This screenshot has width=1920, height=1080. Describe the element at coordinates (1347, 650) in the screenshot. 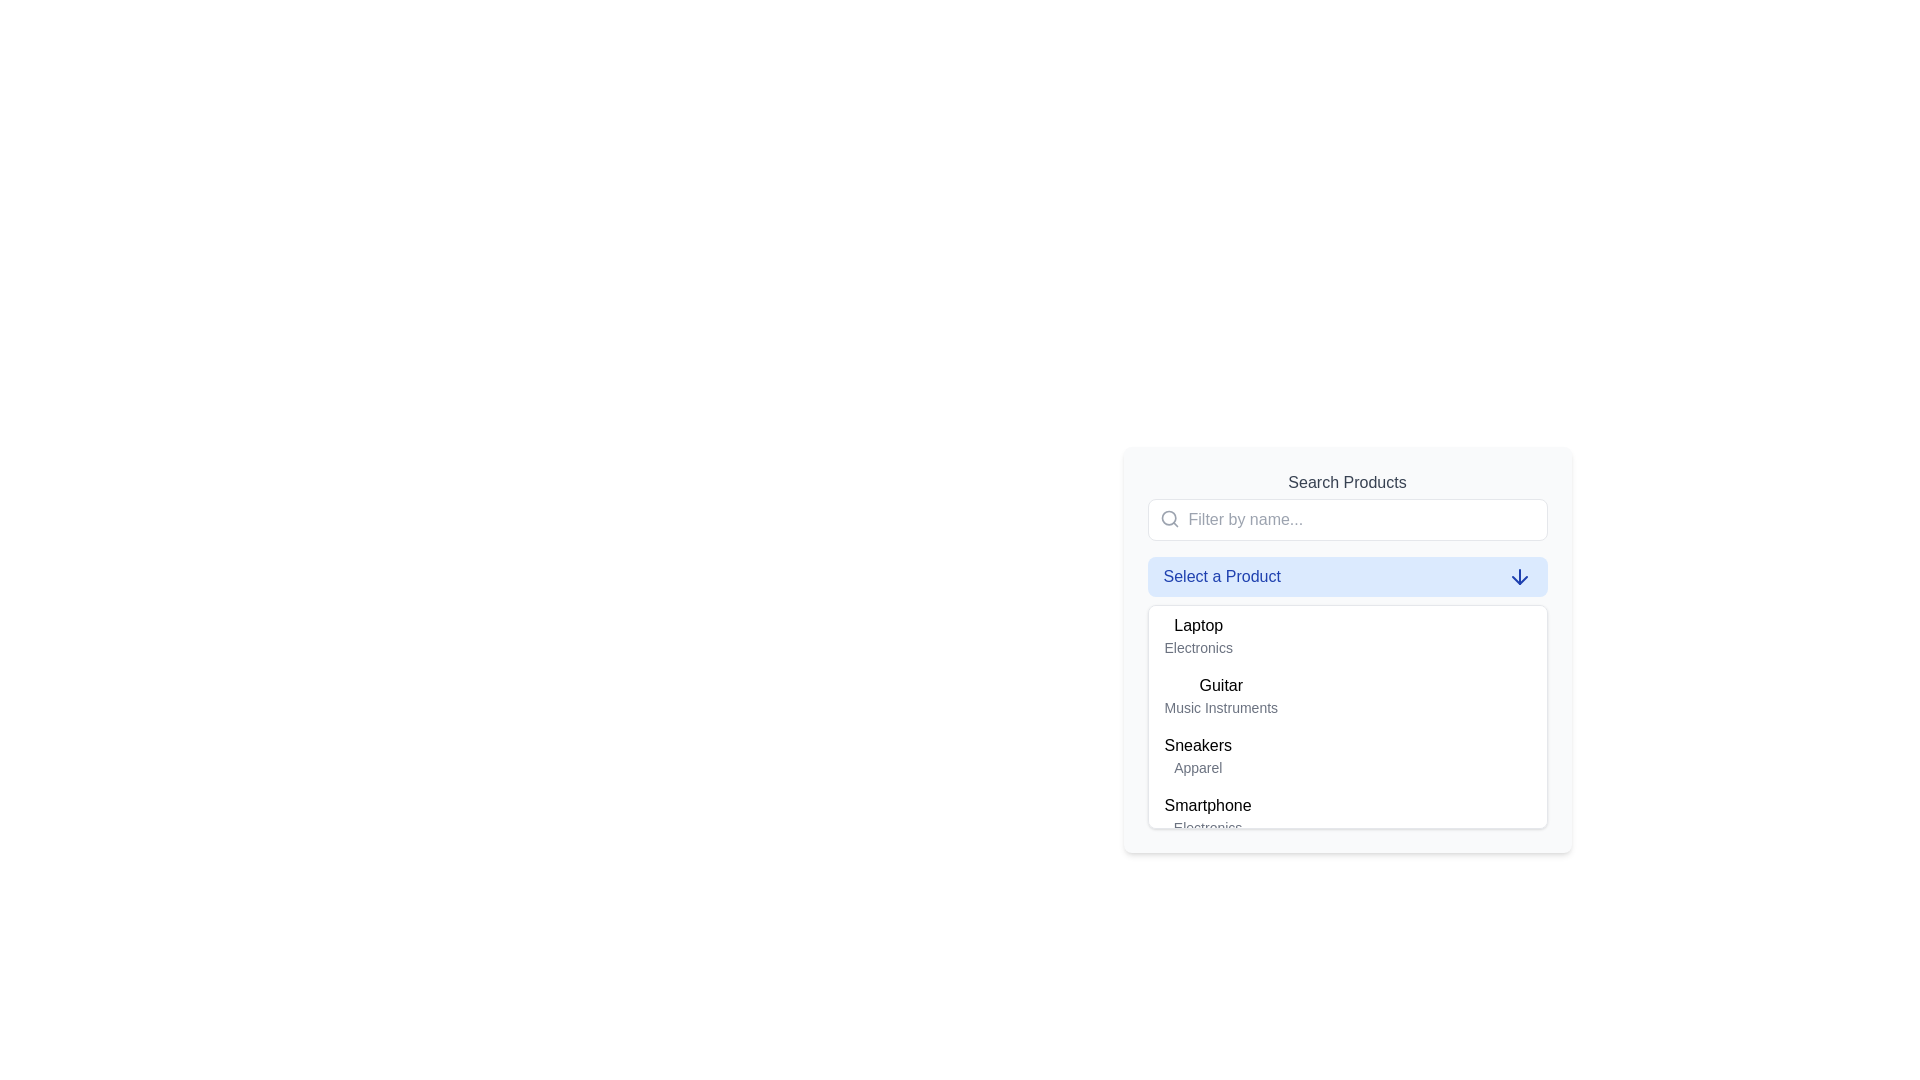

I see `the 'Laptop' dropdown item with subtext 'Electronics'` at that location.